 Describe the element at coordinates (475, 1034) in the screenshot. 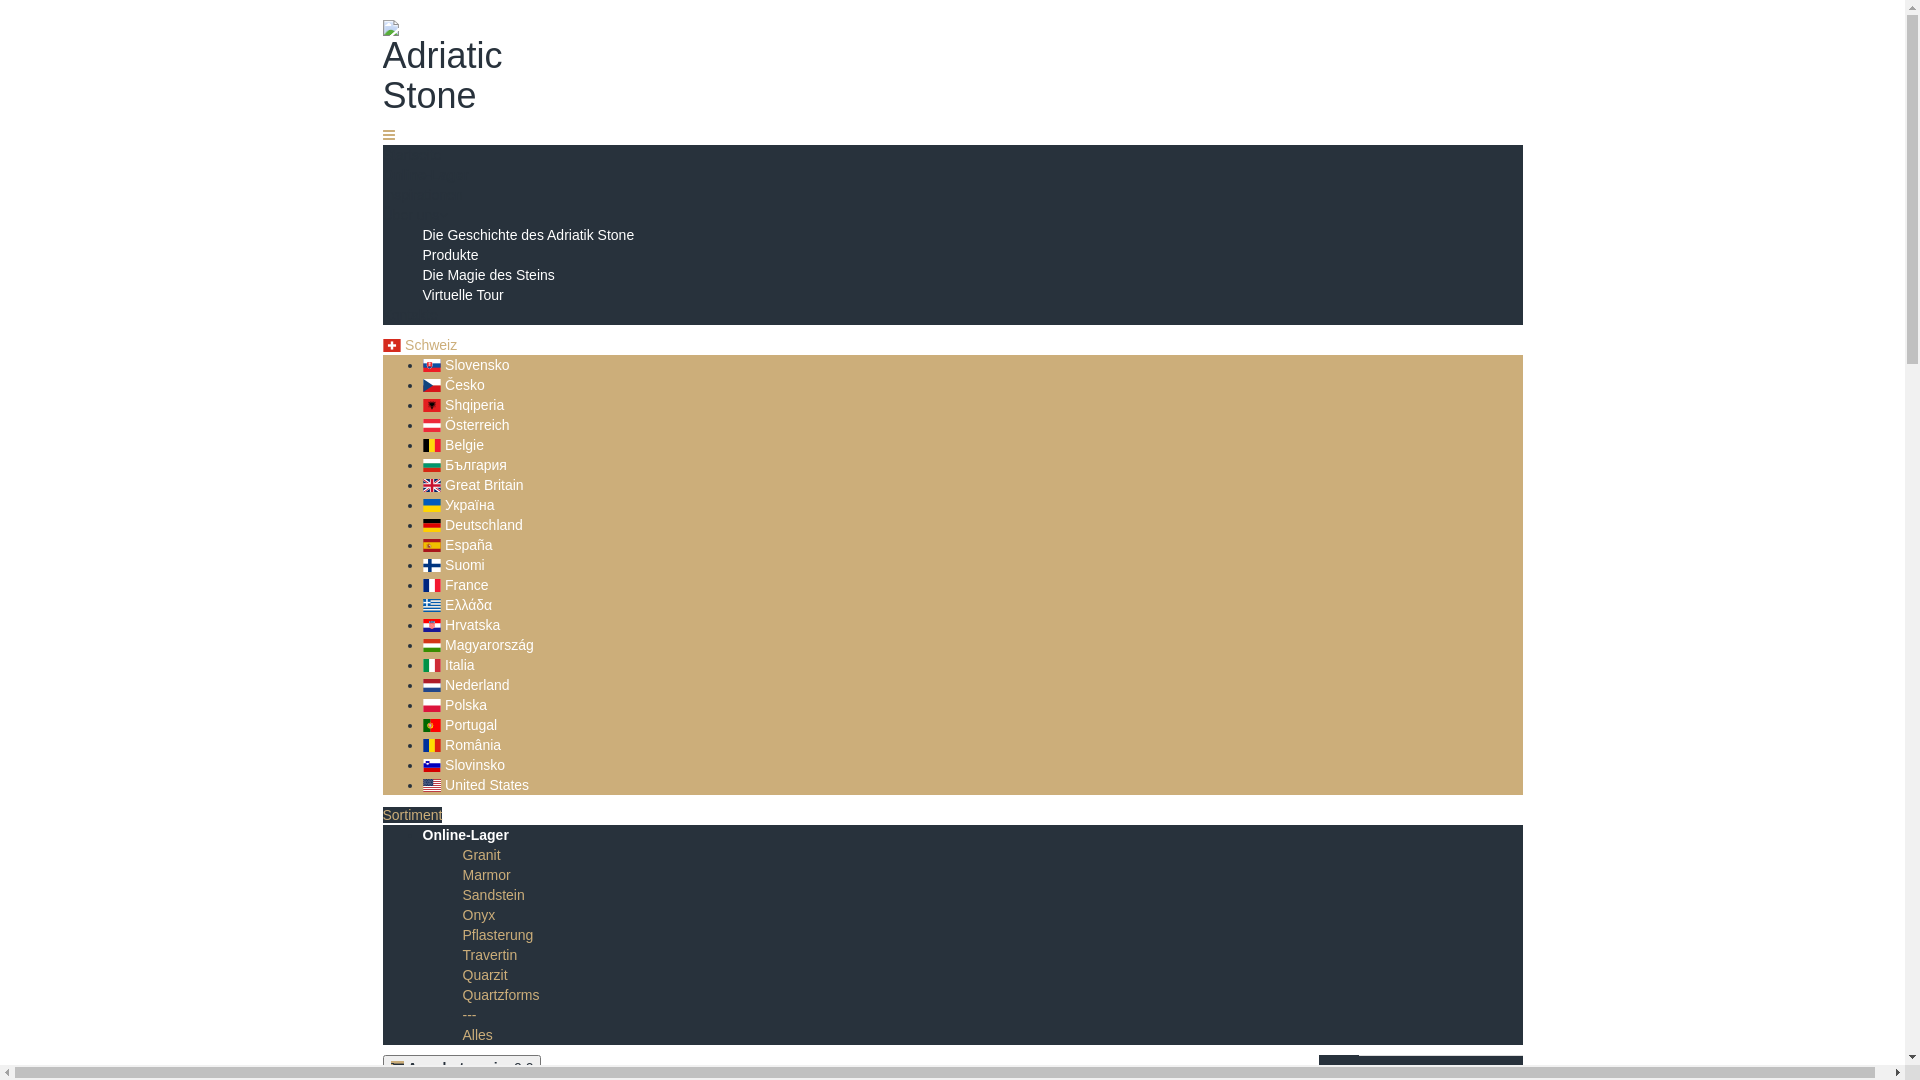

I see `'Alles'` at that location.